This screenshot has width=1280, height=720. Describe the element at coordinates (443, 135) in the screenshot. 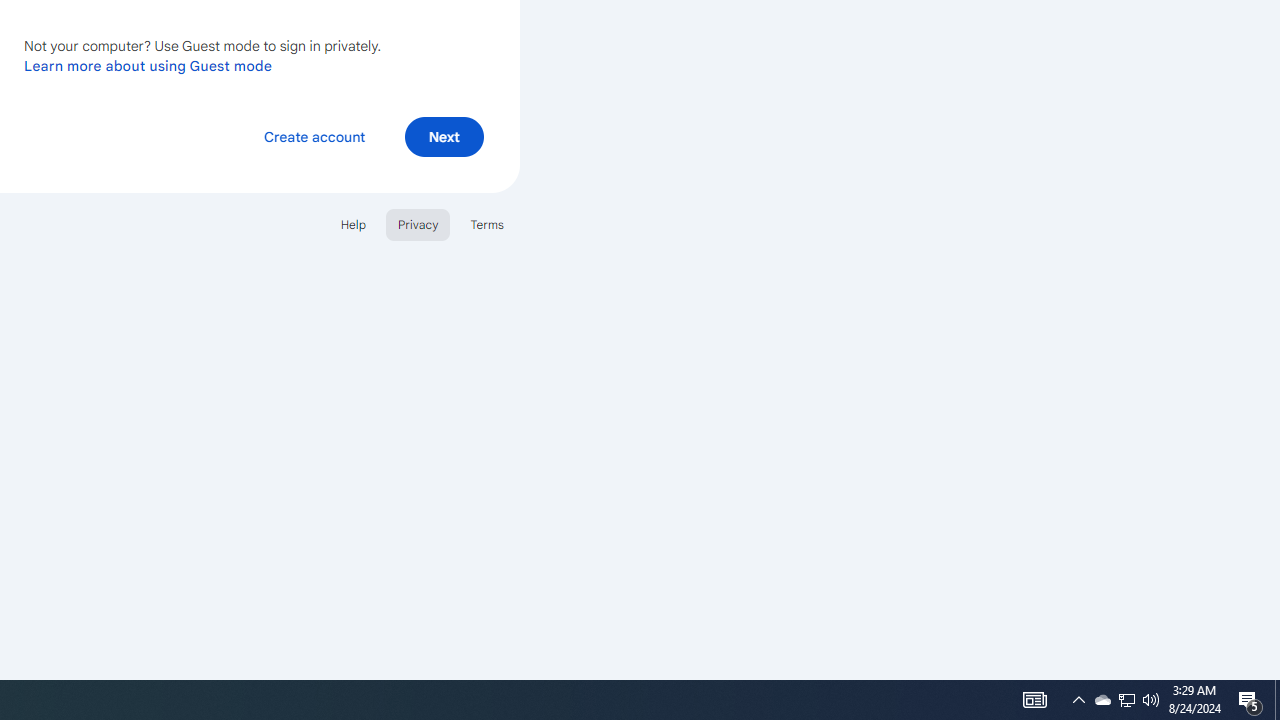

I see `'Next'` at that location.